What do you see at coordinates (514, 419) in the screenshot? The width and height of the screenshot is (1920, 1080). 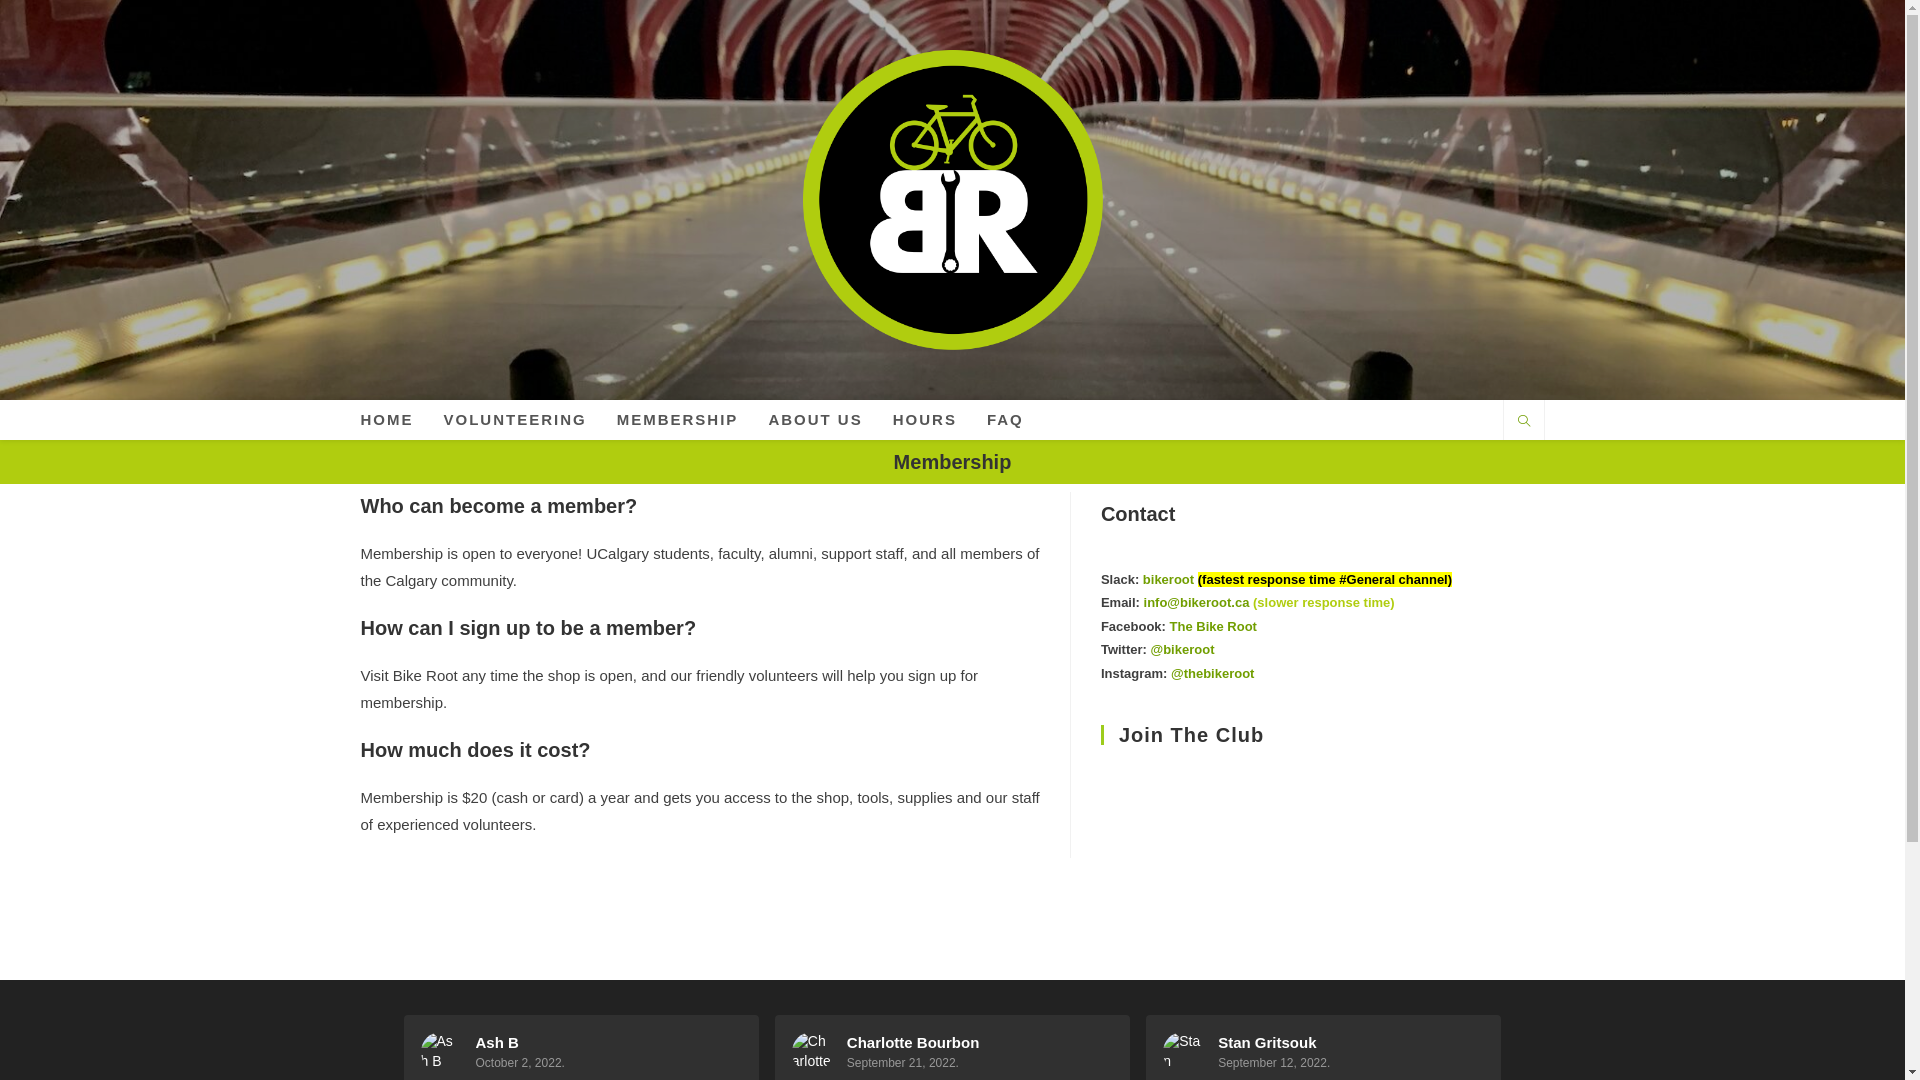 I see `'VOLUNTEERING'` at bounding box center [514, 419].